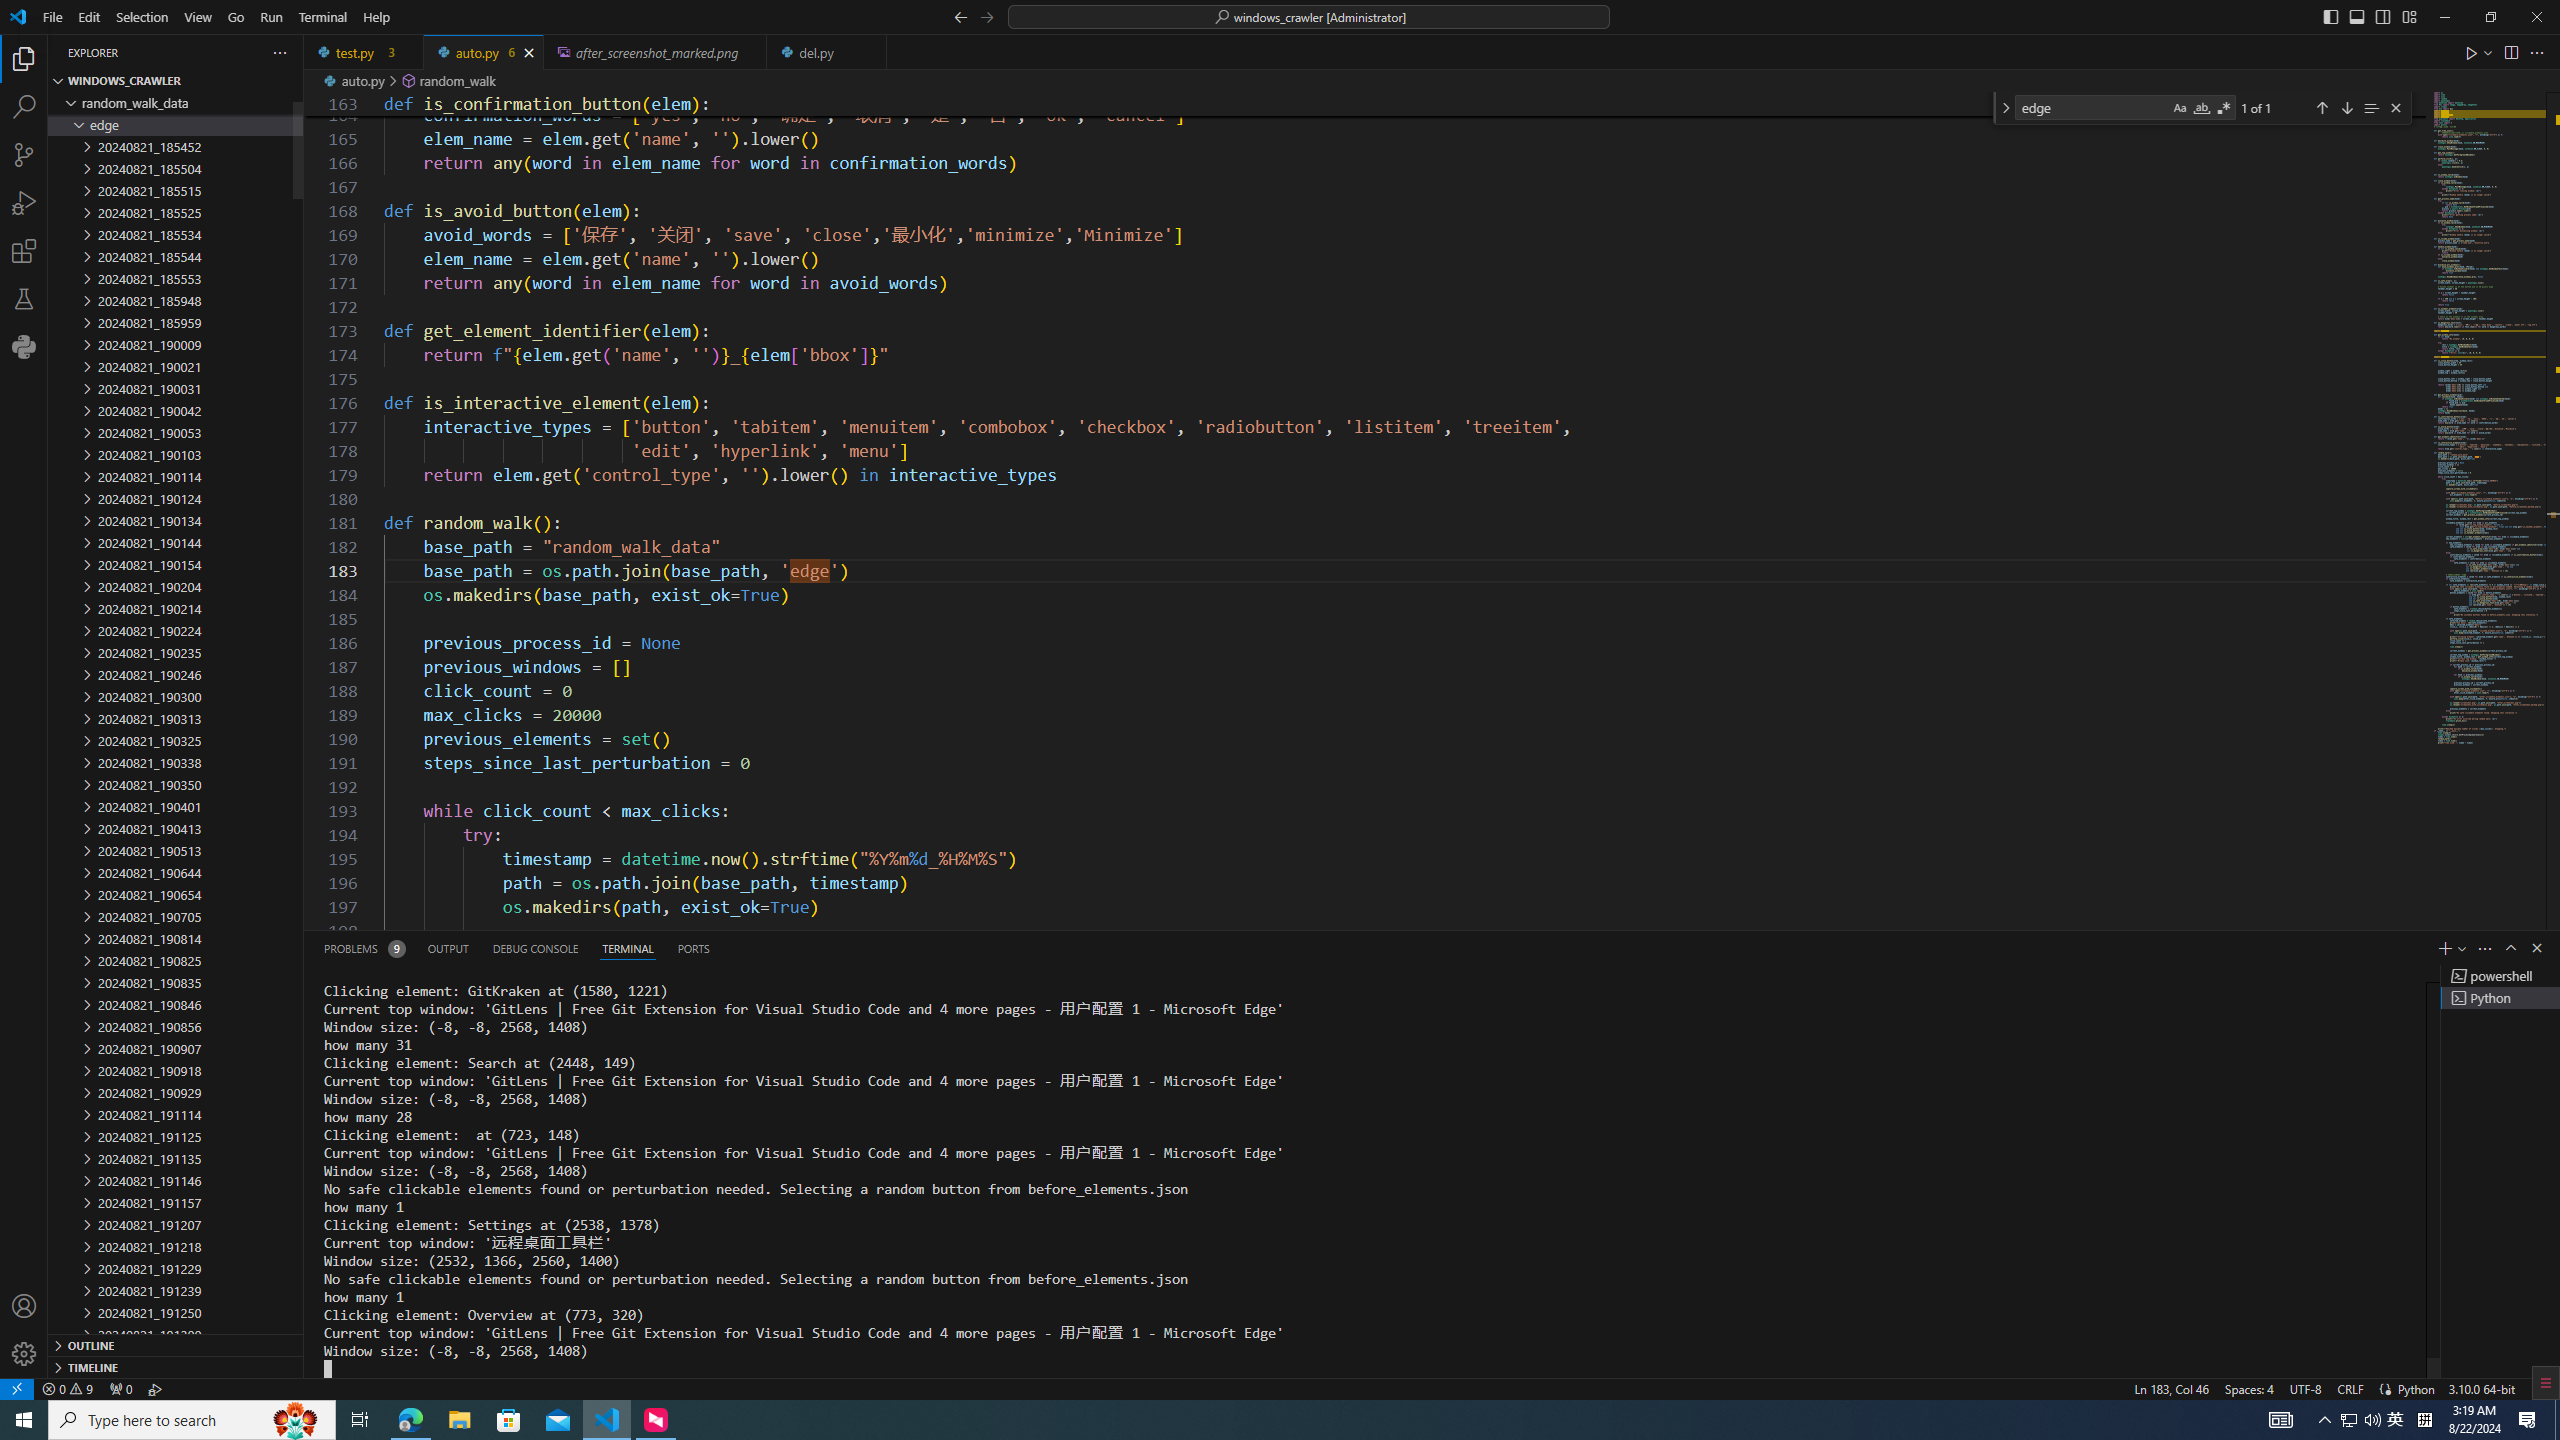  I want to click on 'Toggle Secondary Side Bar (Ctrl+Alt+B)', so click(2382, 15).